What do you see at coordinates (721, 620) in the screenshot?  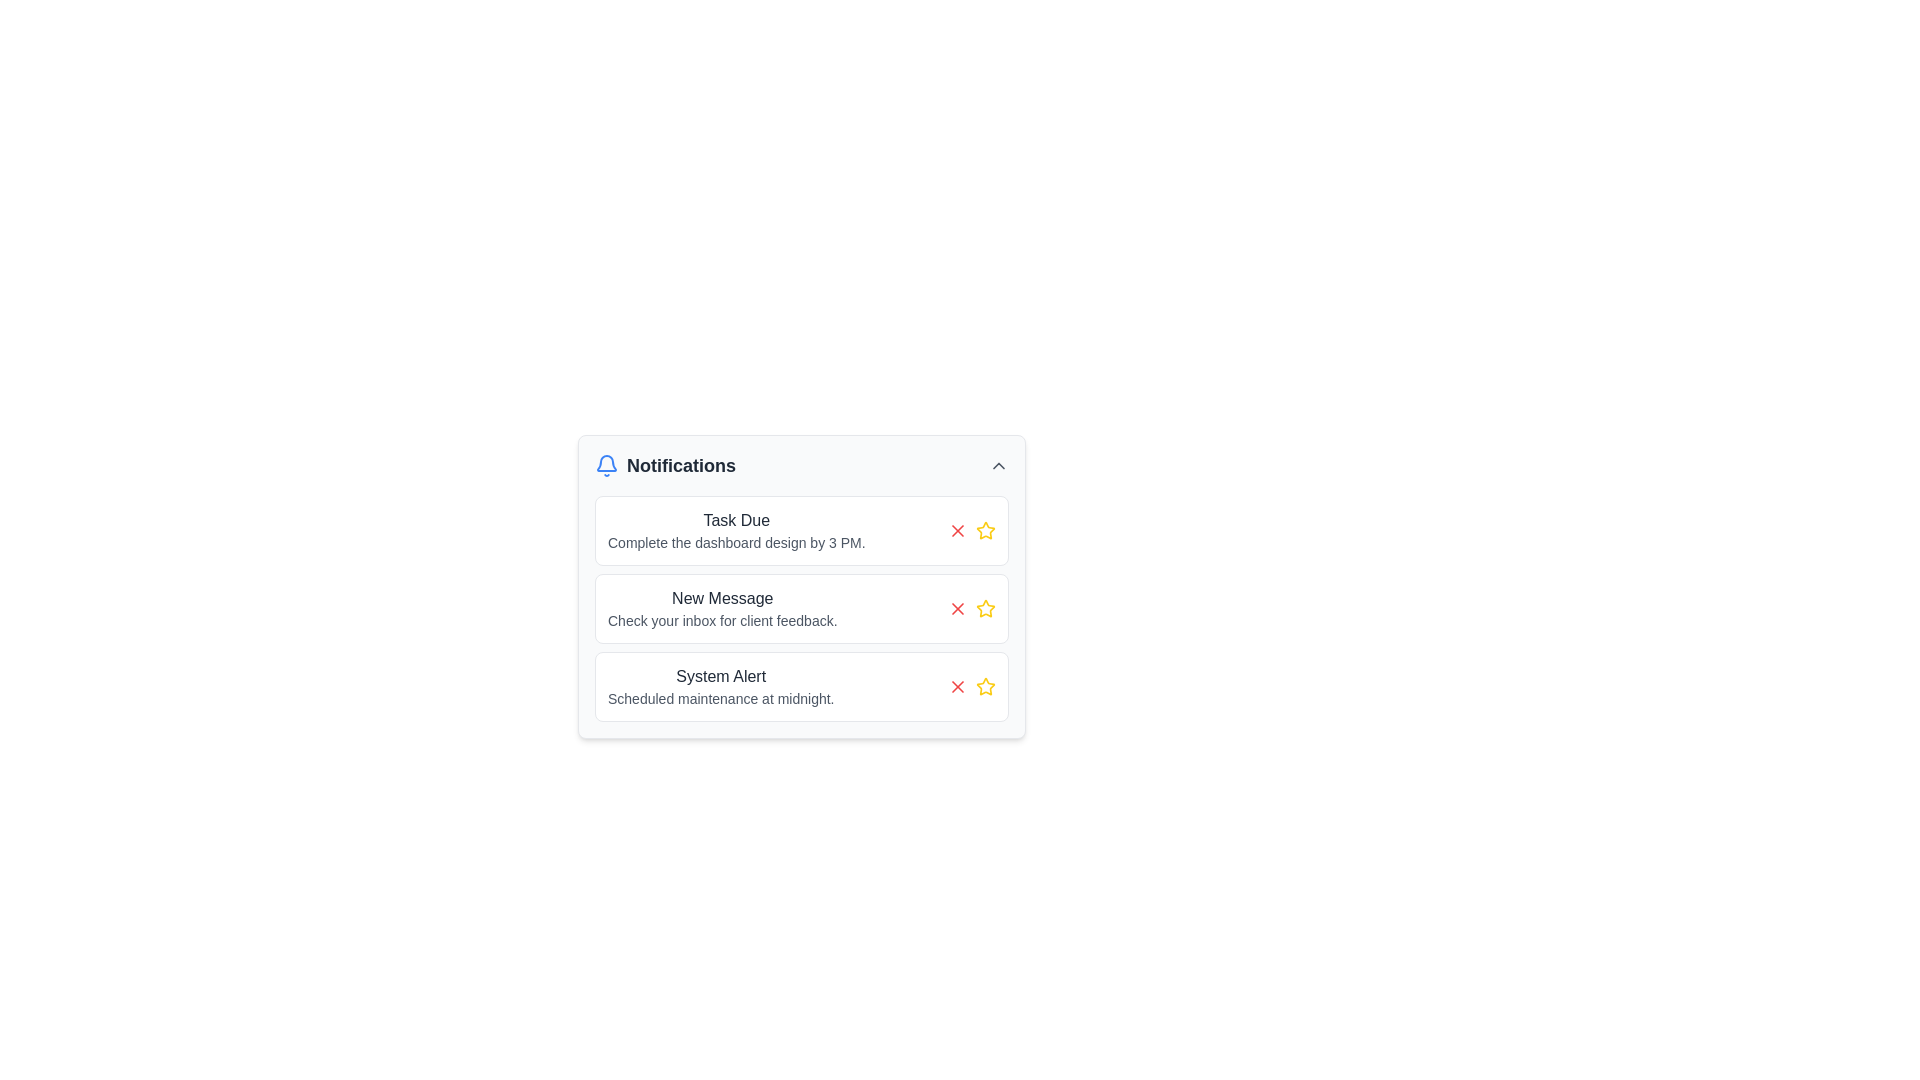 I see `text label displaying 'Check your inbox for client feedback.' which is styled in a small font size and subtle gray color, located below the 'New Message' title text in the notifications list` at bounding box center [721, 620].